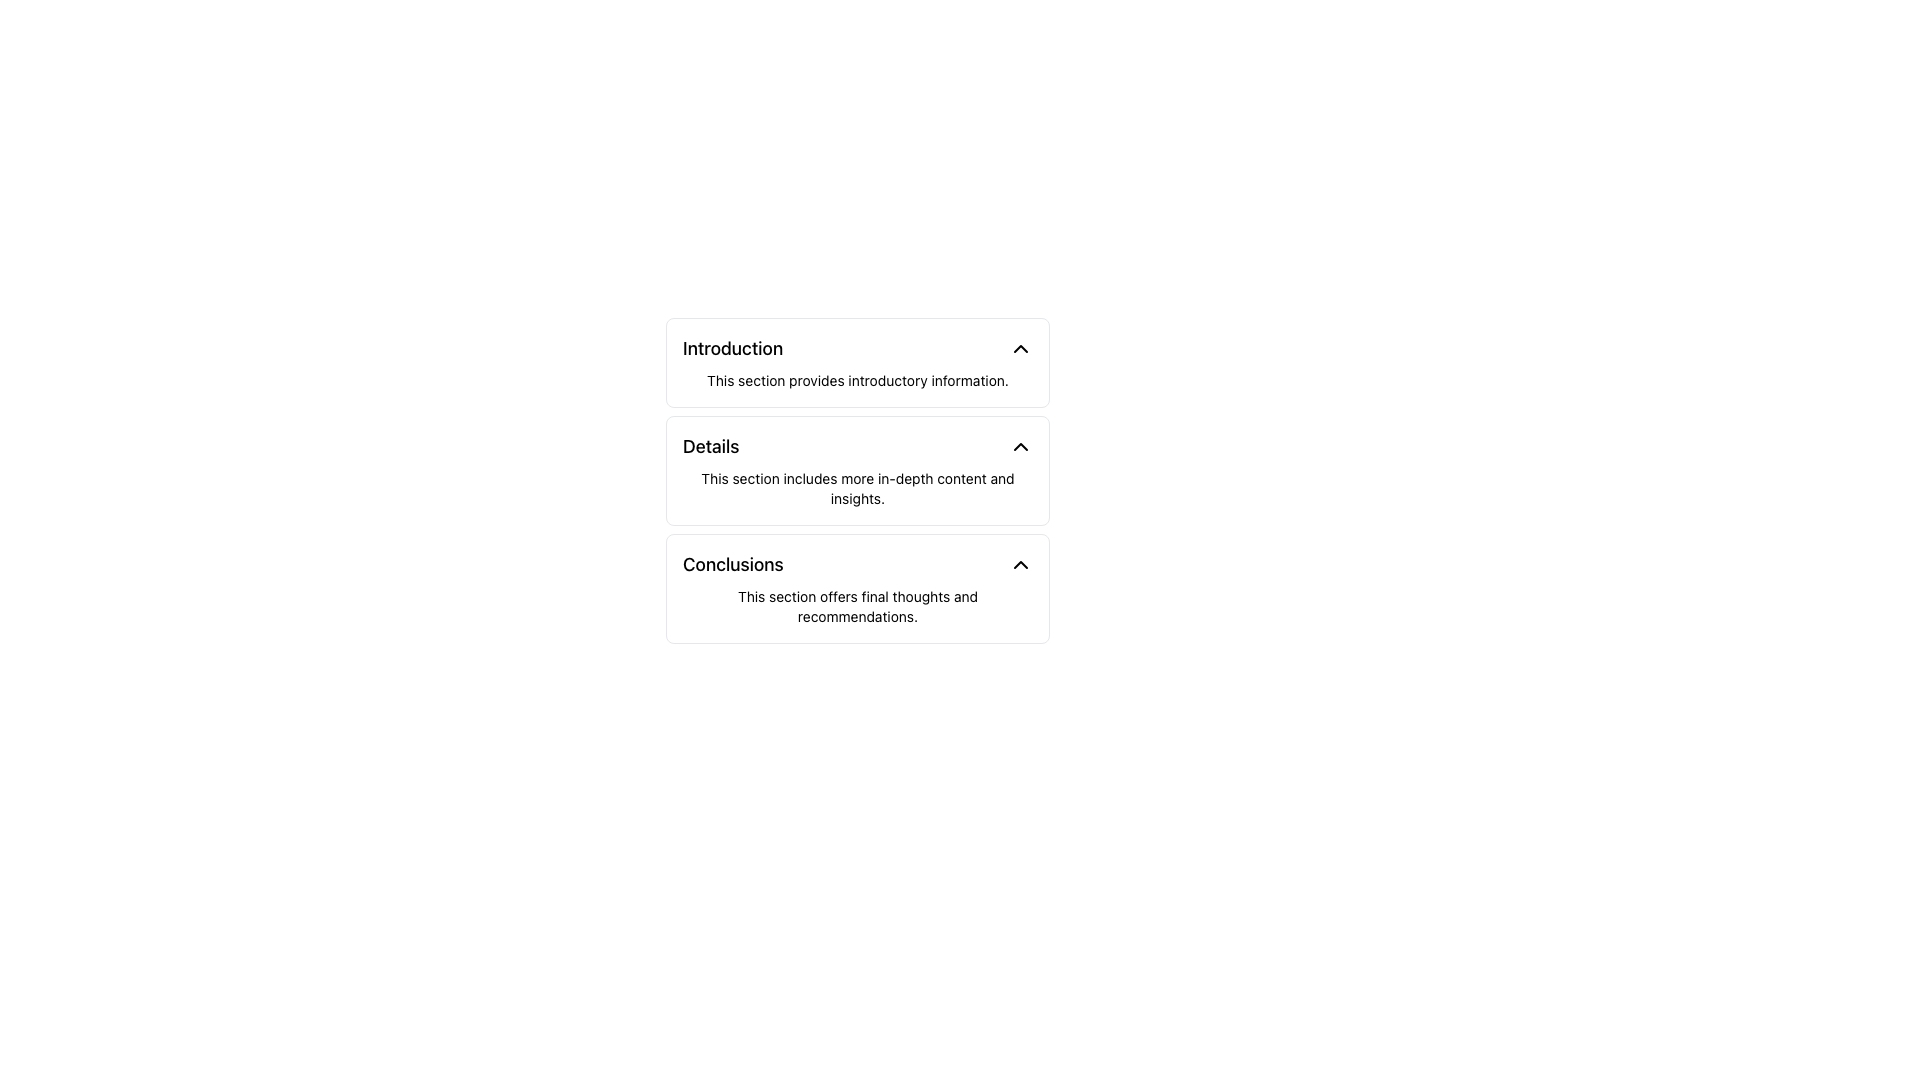 The height and width of the screenshot is (1080, 1920). Describe the element at coordinates (1021, 564) in the screenshot. I see `the upward-pointed chevron icon located on the far-right side of the 'Conclusions' section header` at that location.